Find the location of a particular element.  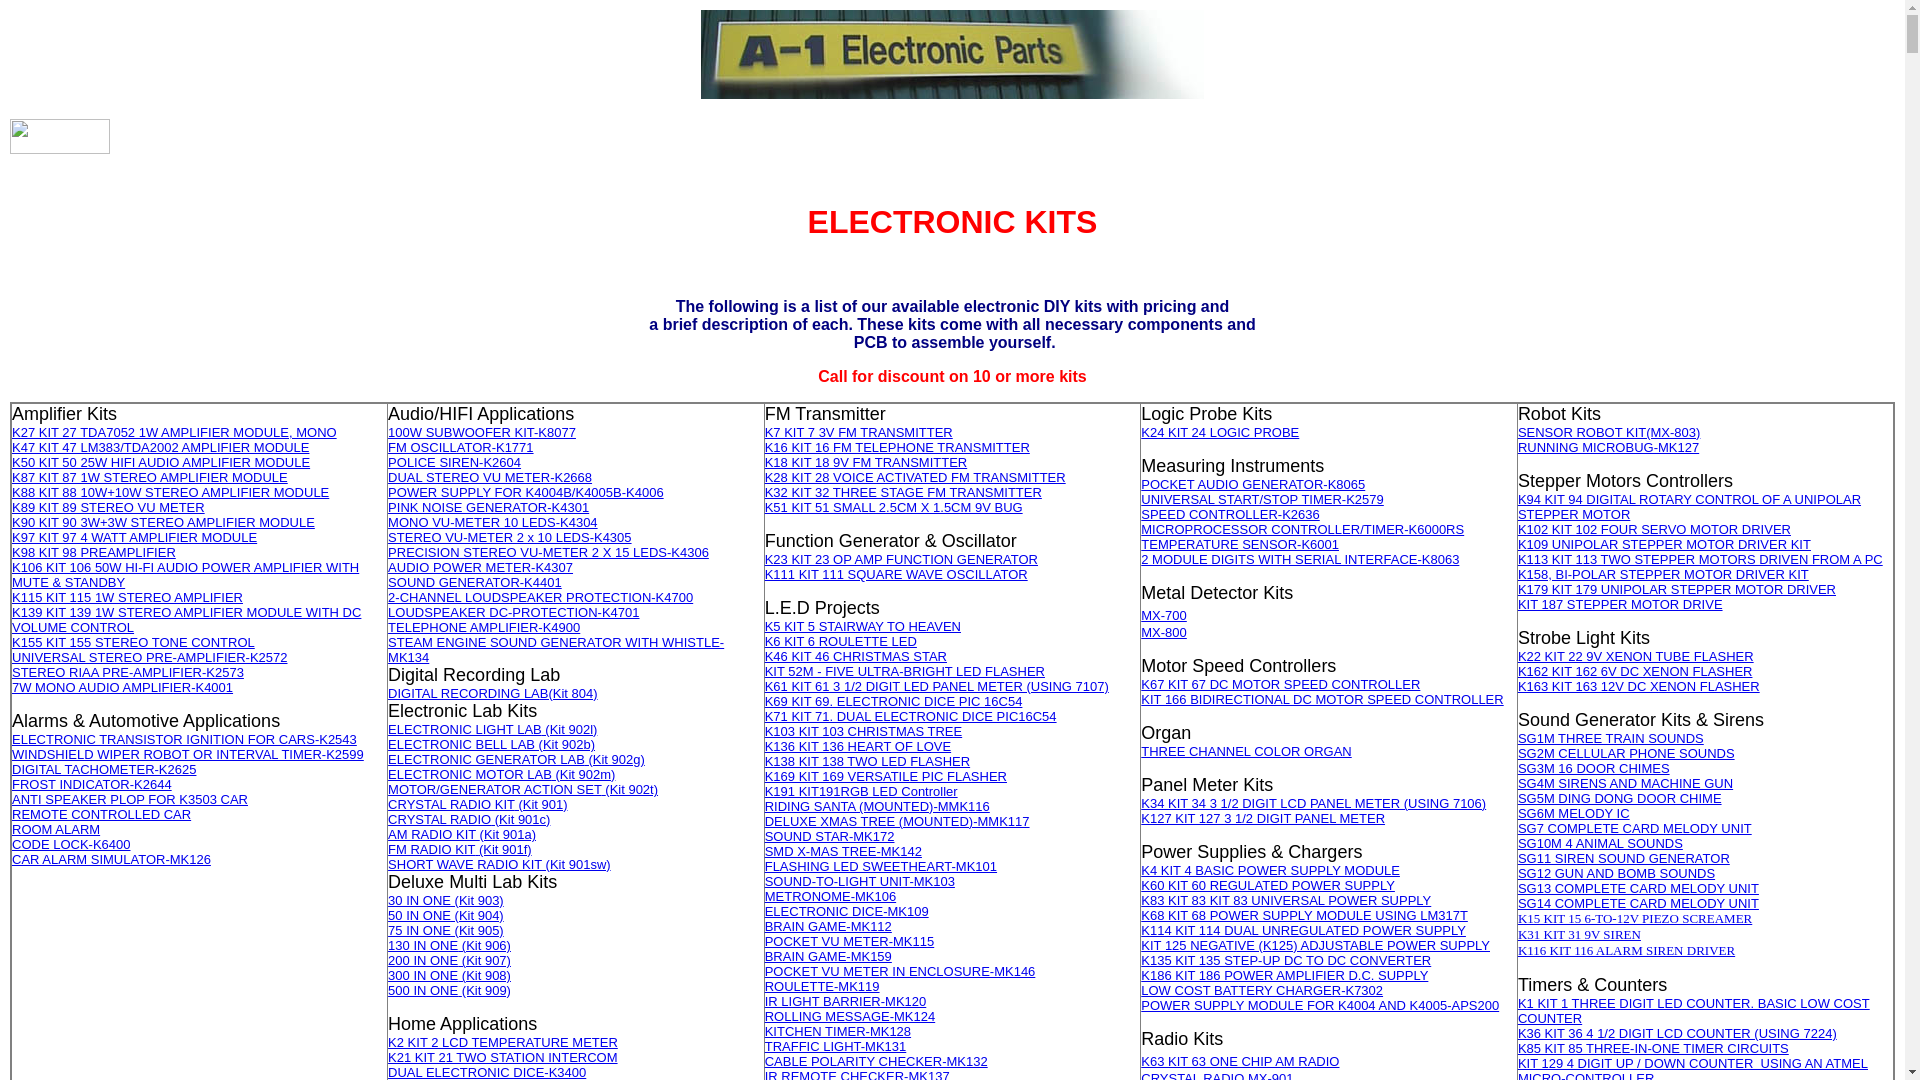

'DUAL STEREO VU METER-K2668' is located at coordinates (489, 477).